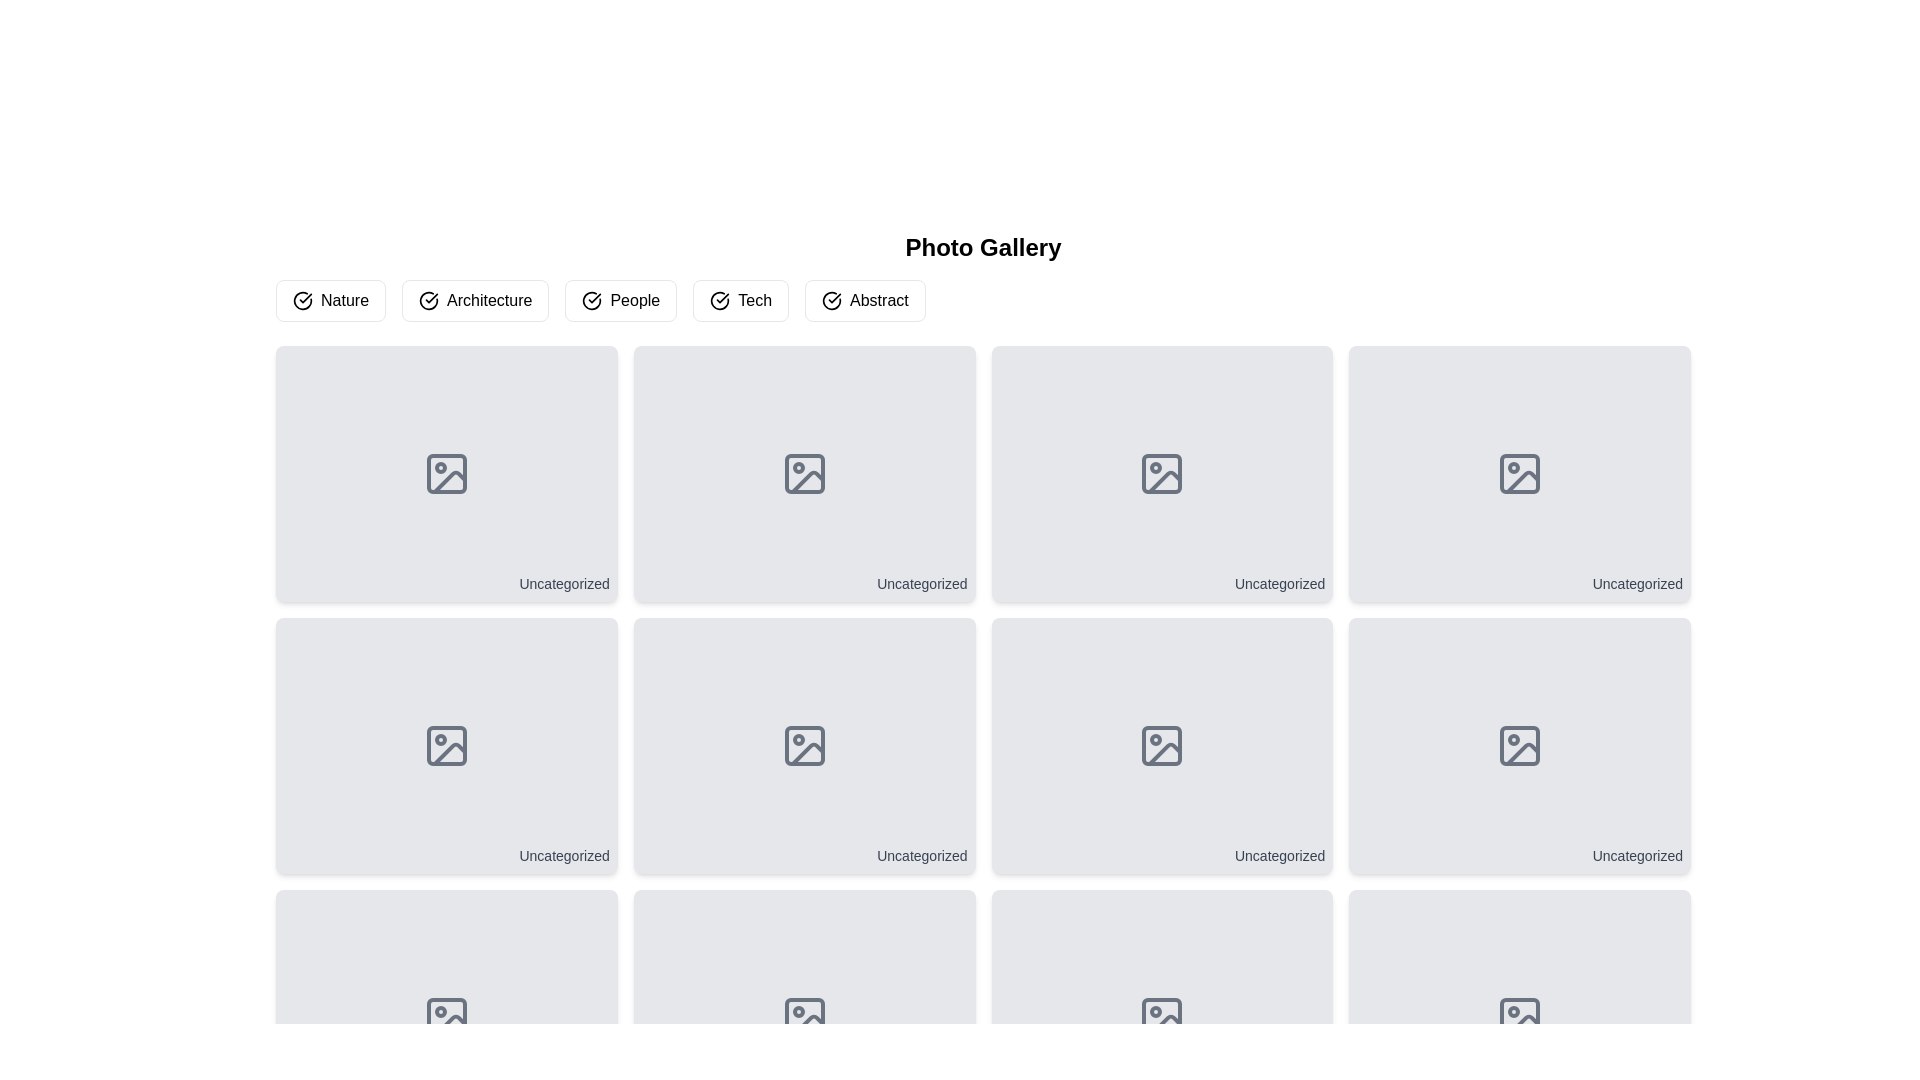 The width and height of the screenshot is (1920, 1080). I want to click on the image placeholder icon located in the third column of the bottom row of the grid layout, so click(1162, 1018).